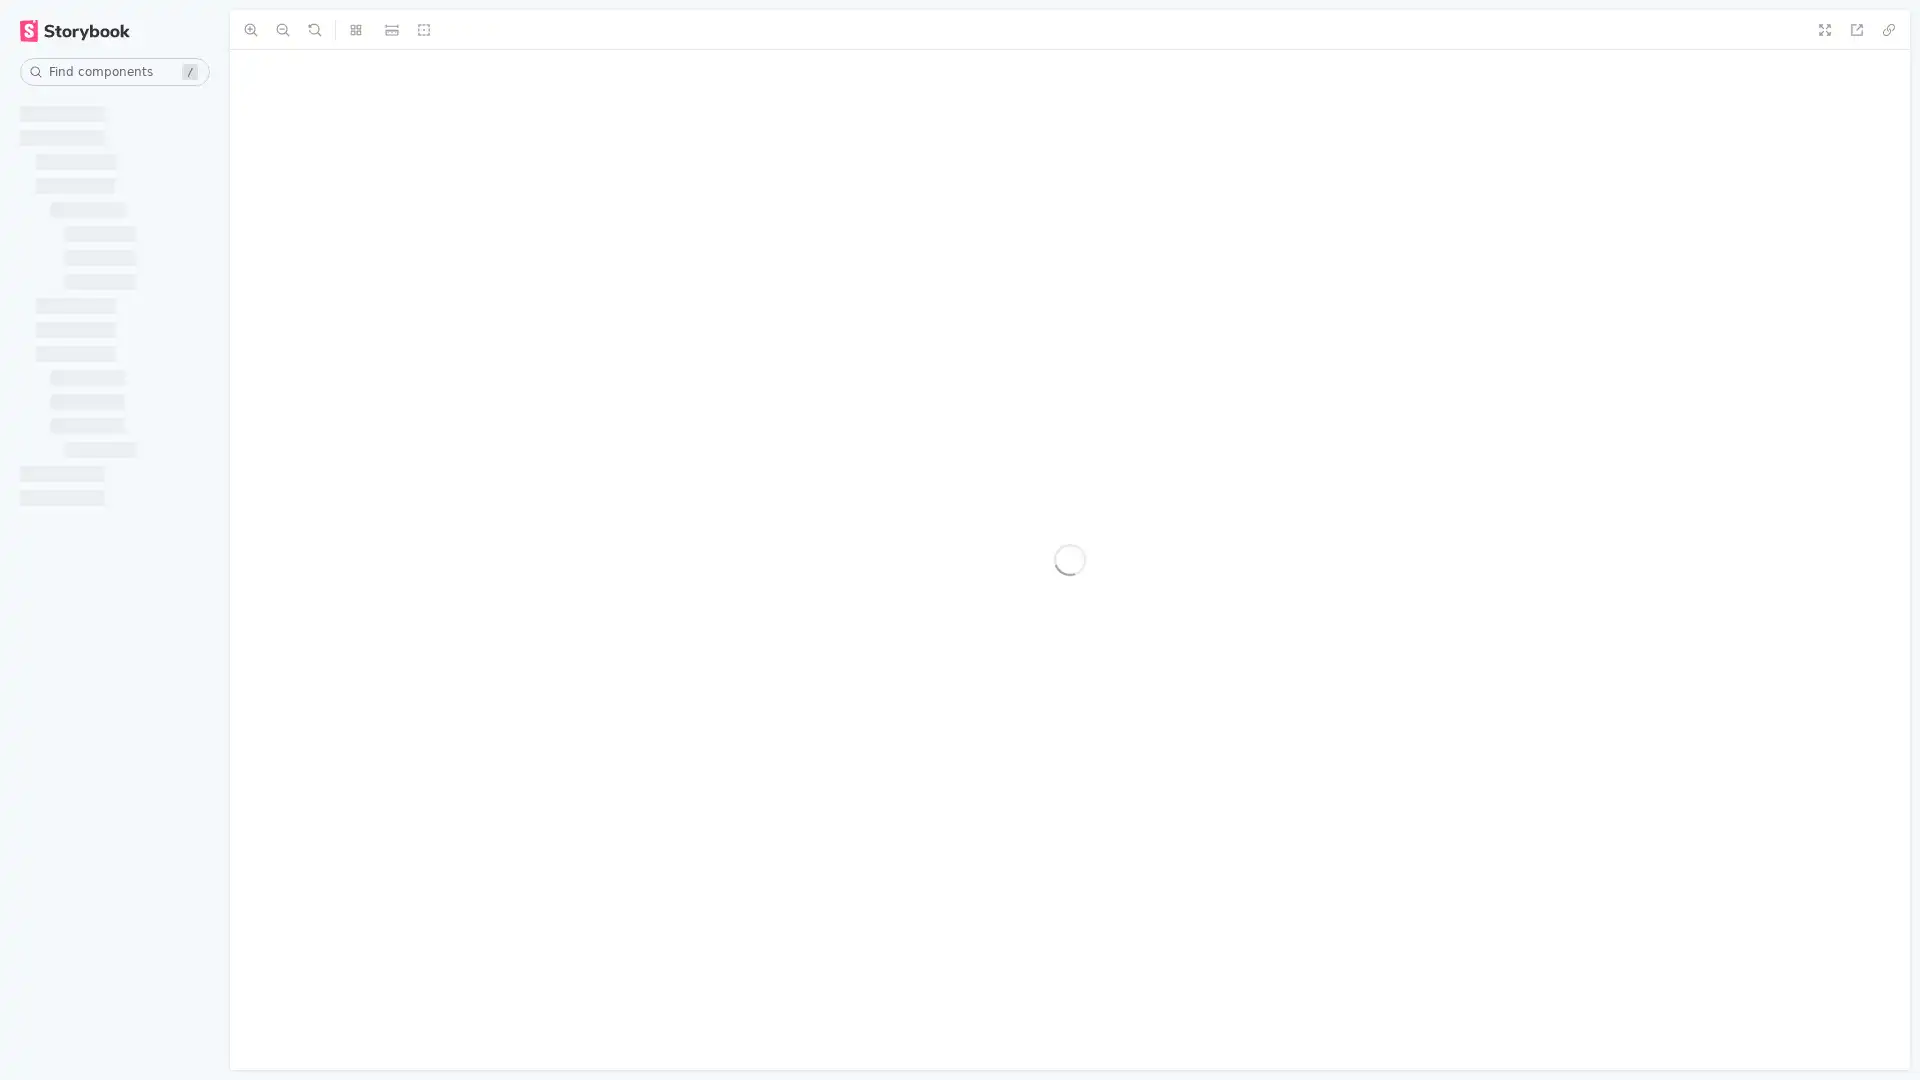 The width and height of the screenshot is (1920, 1080). Describe the element at coordinates (654, 30) in the screenshot. I see `Animations` at that location.